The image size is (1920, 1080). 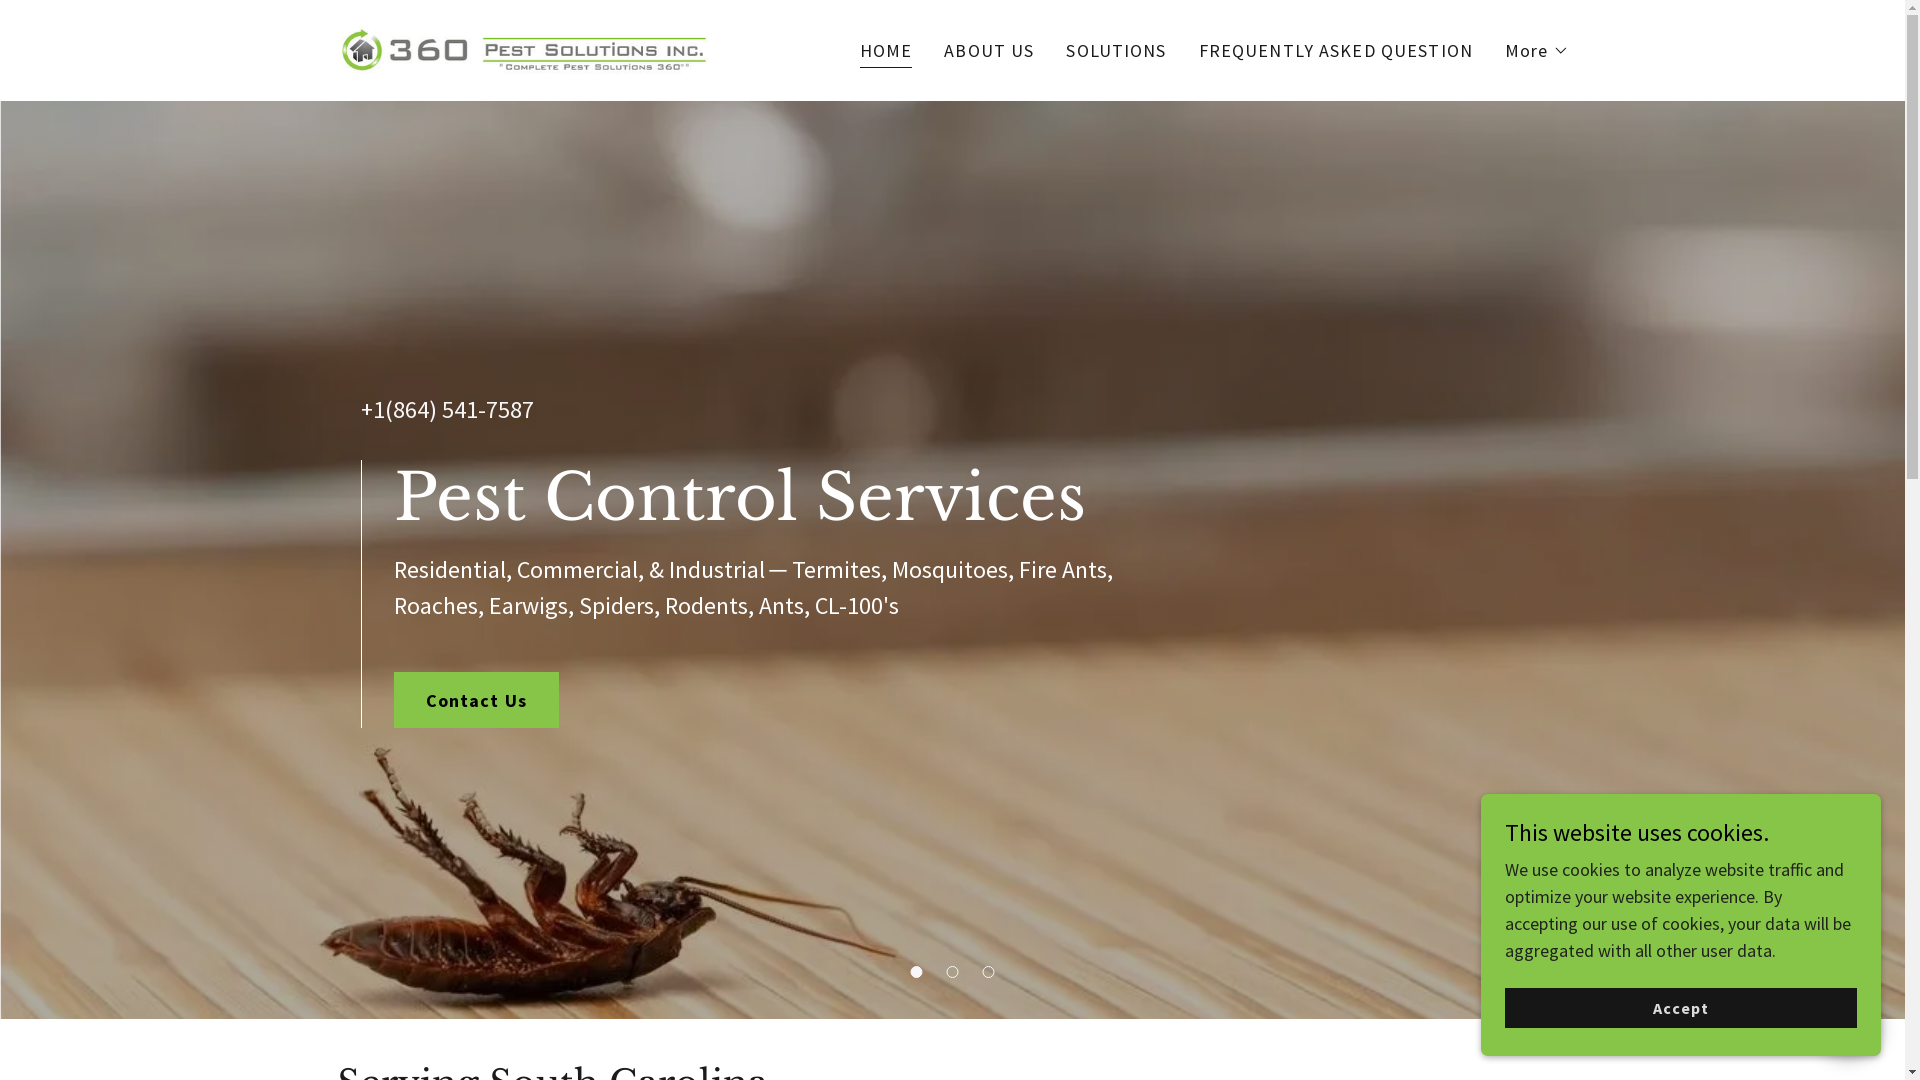 What do you see at coordinates (1535, 49) in the screenshot?
I see `'More'` at bounding box center [1535, 49].